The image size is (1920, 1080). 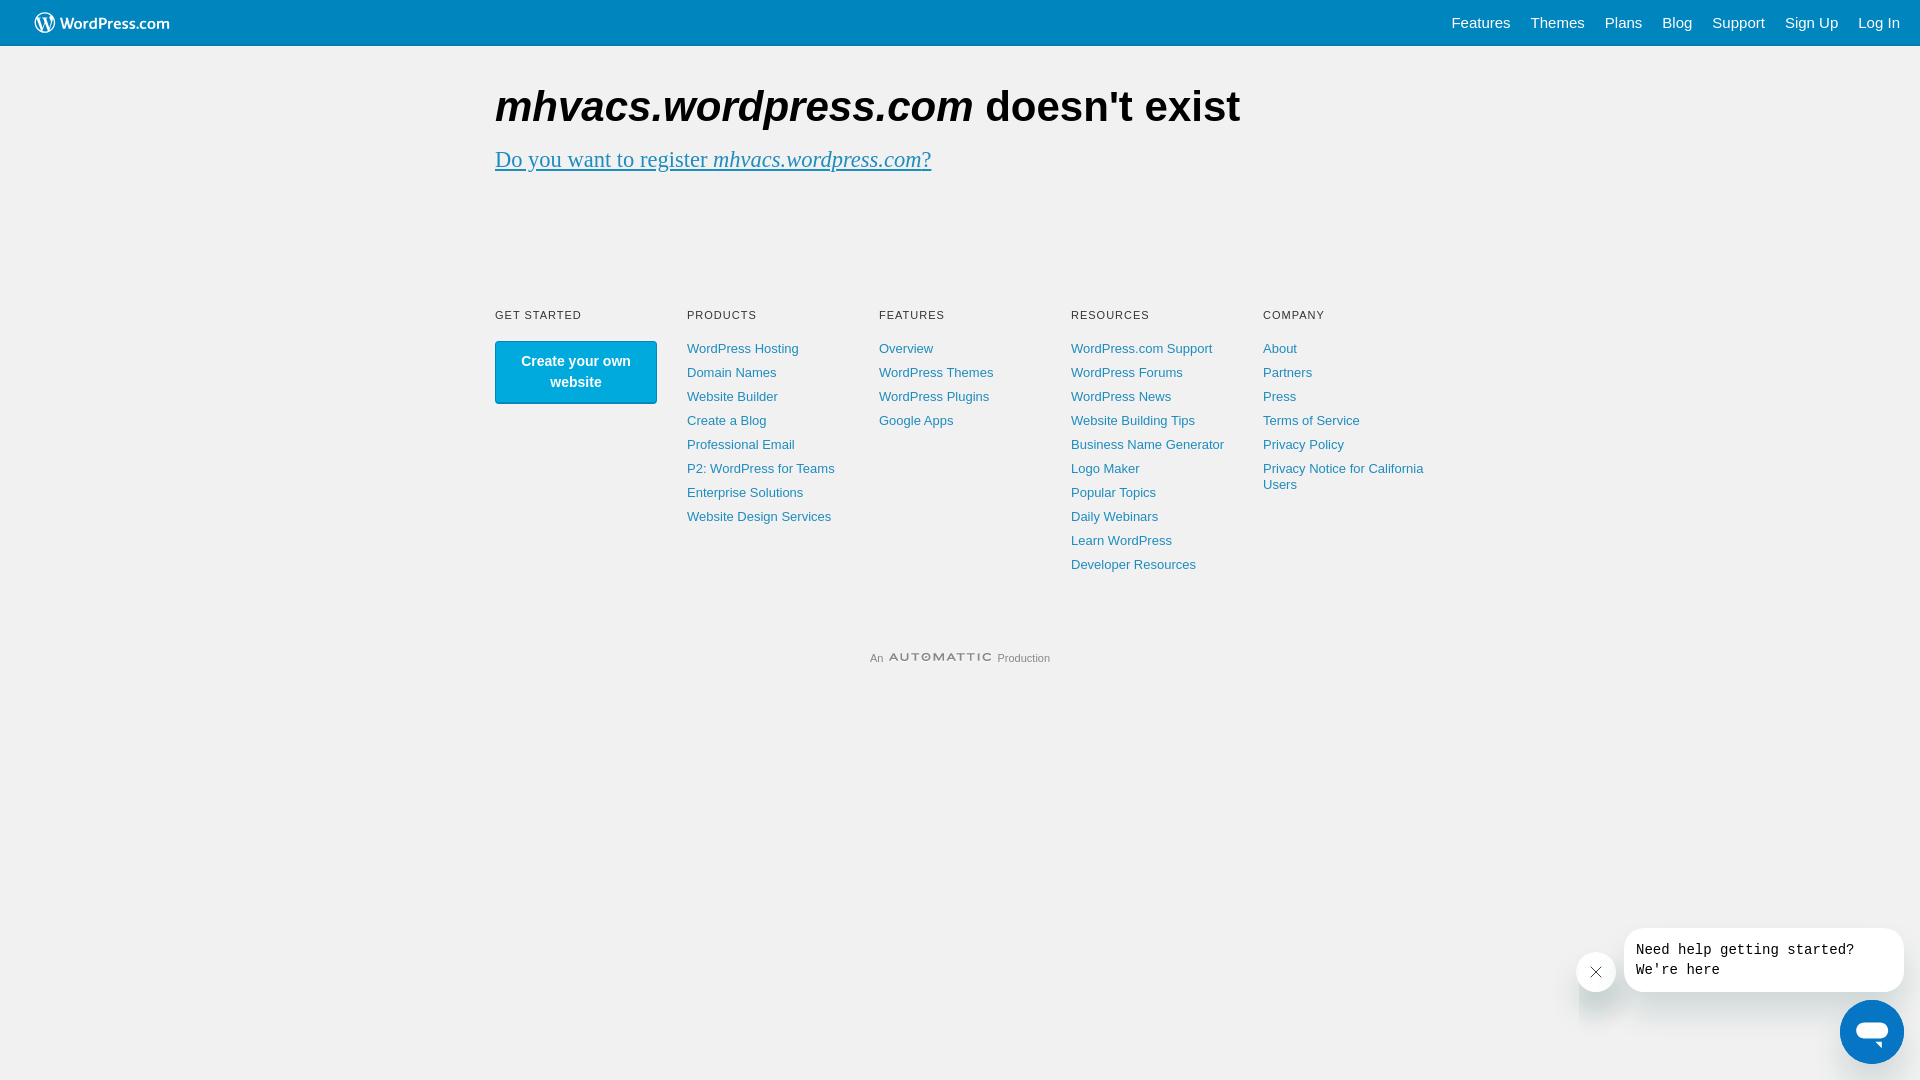 I want to click on 'About', so click(x=1280, y=347).